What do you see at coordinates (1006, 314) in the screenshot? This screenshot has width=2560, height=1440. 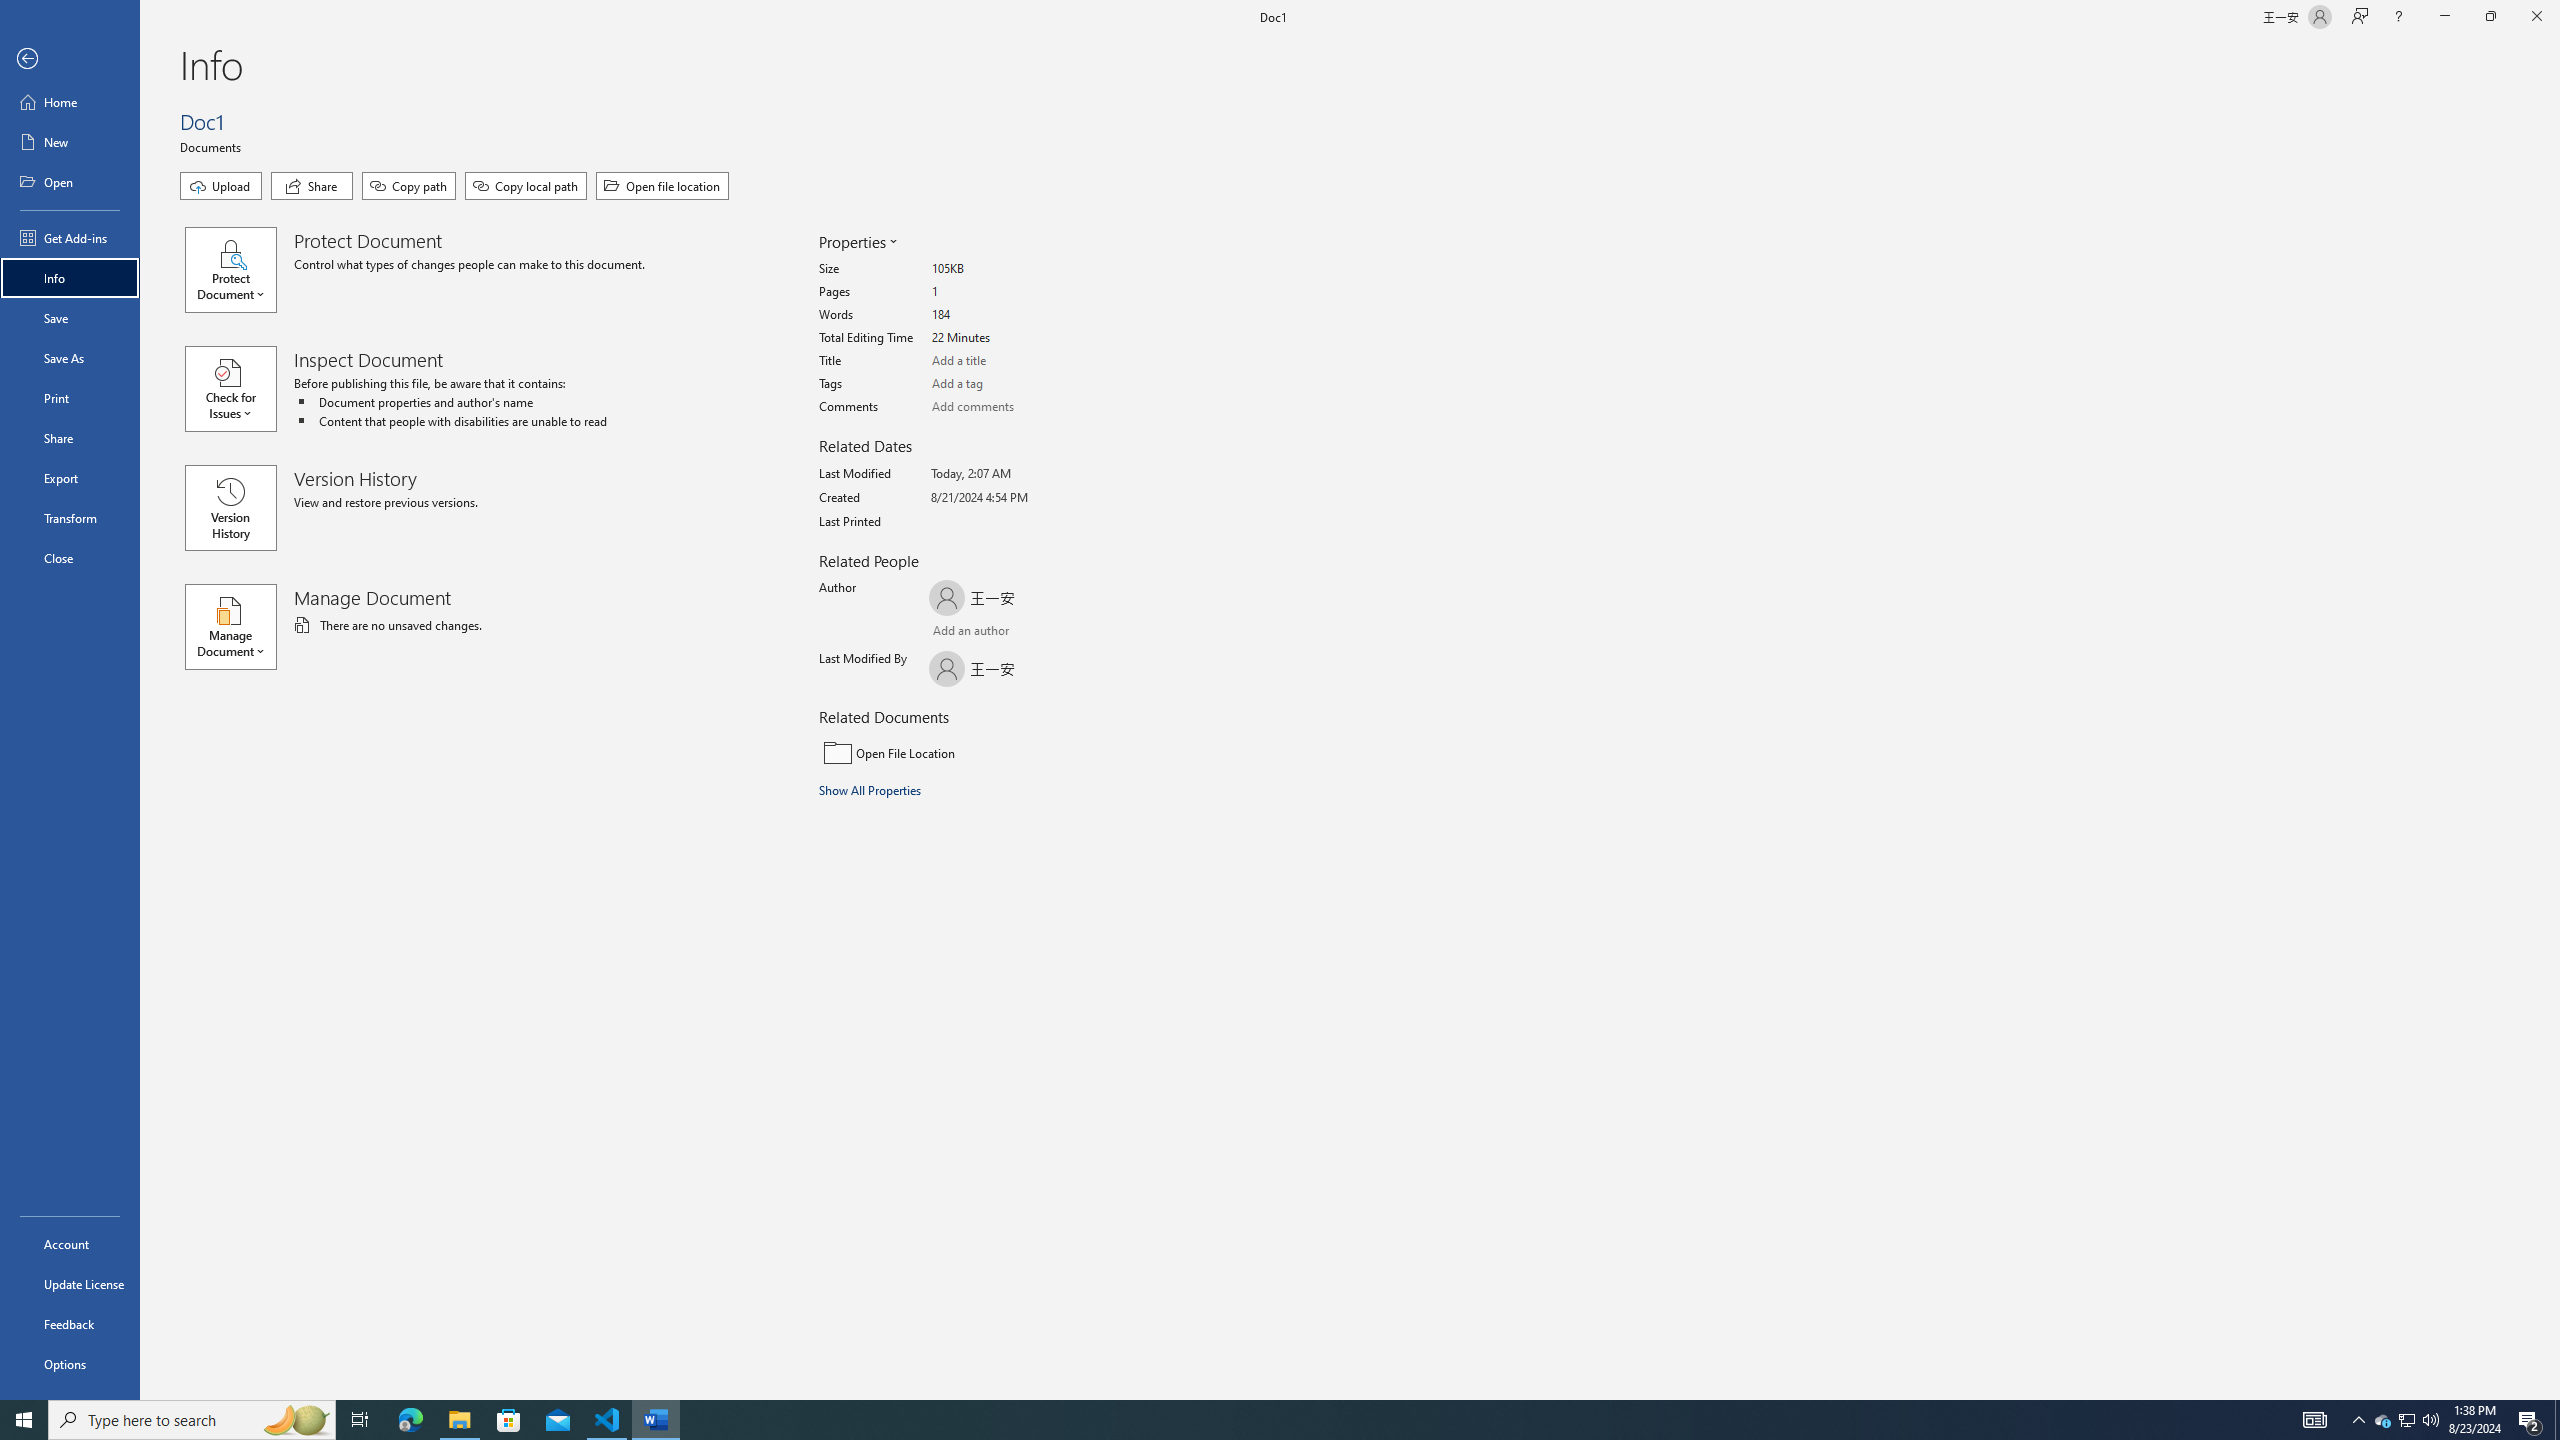 I see `'Words'` at bounding box center [1006, 314].